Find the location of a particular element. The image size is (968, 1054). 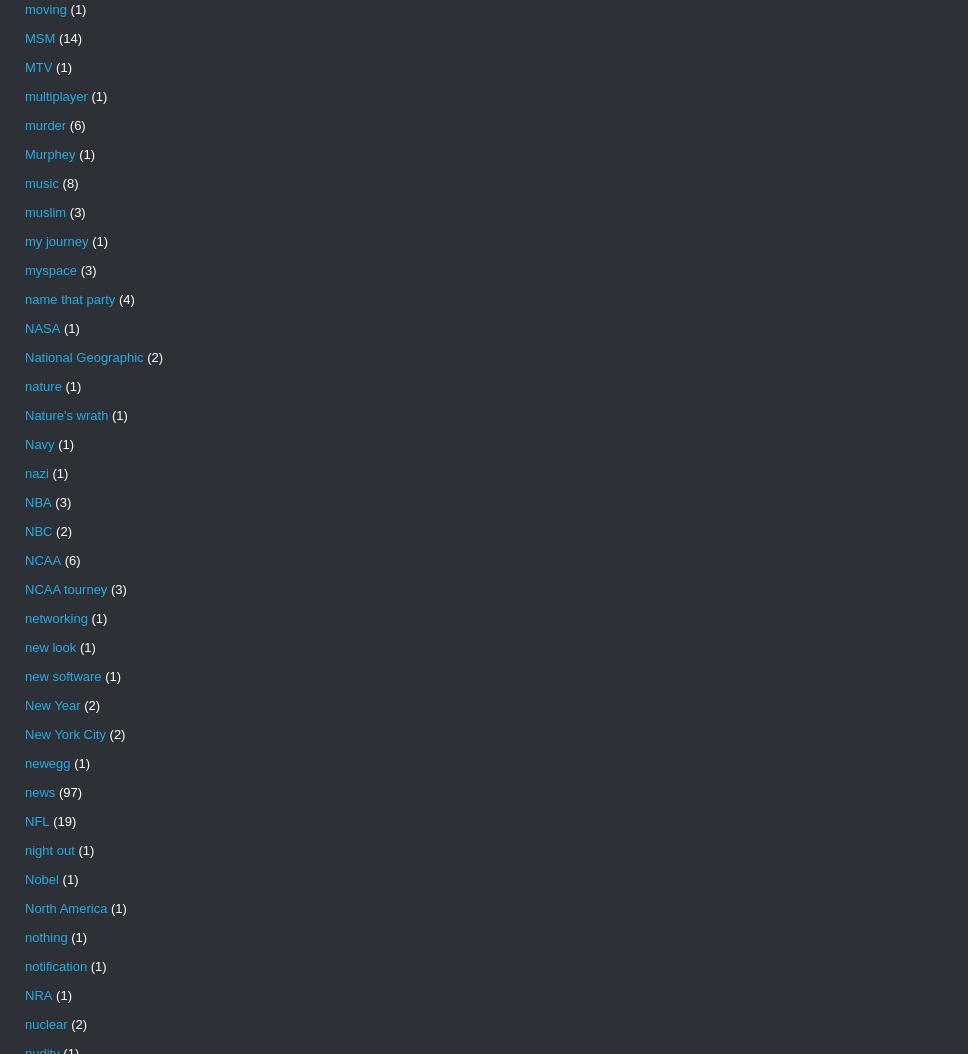

'NBC' is located at coordinates (38, 531).